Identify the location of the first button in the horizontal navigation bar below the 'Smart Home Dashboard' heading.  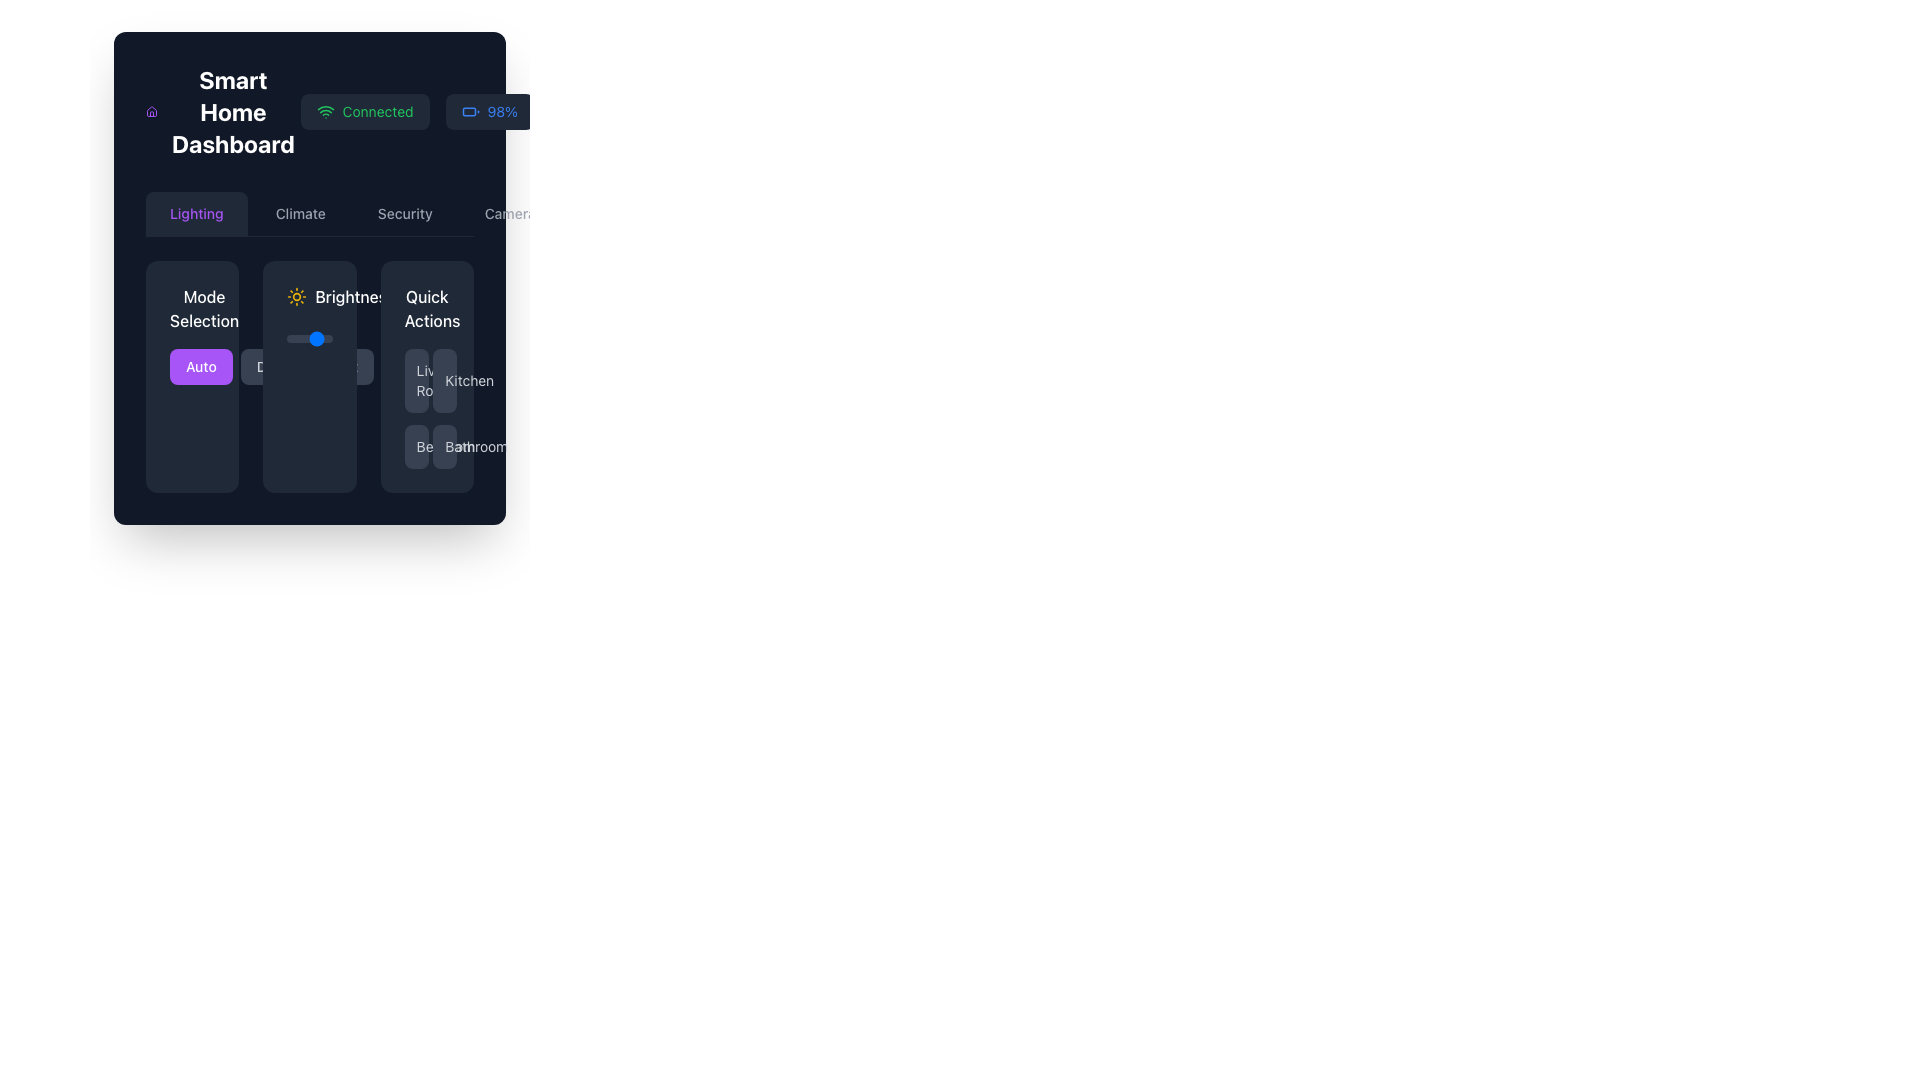
(196, 213).